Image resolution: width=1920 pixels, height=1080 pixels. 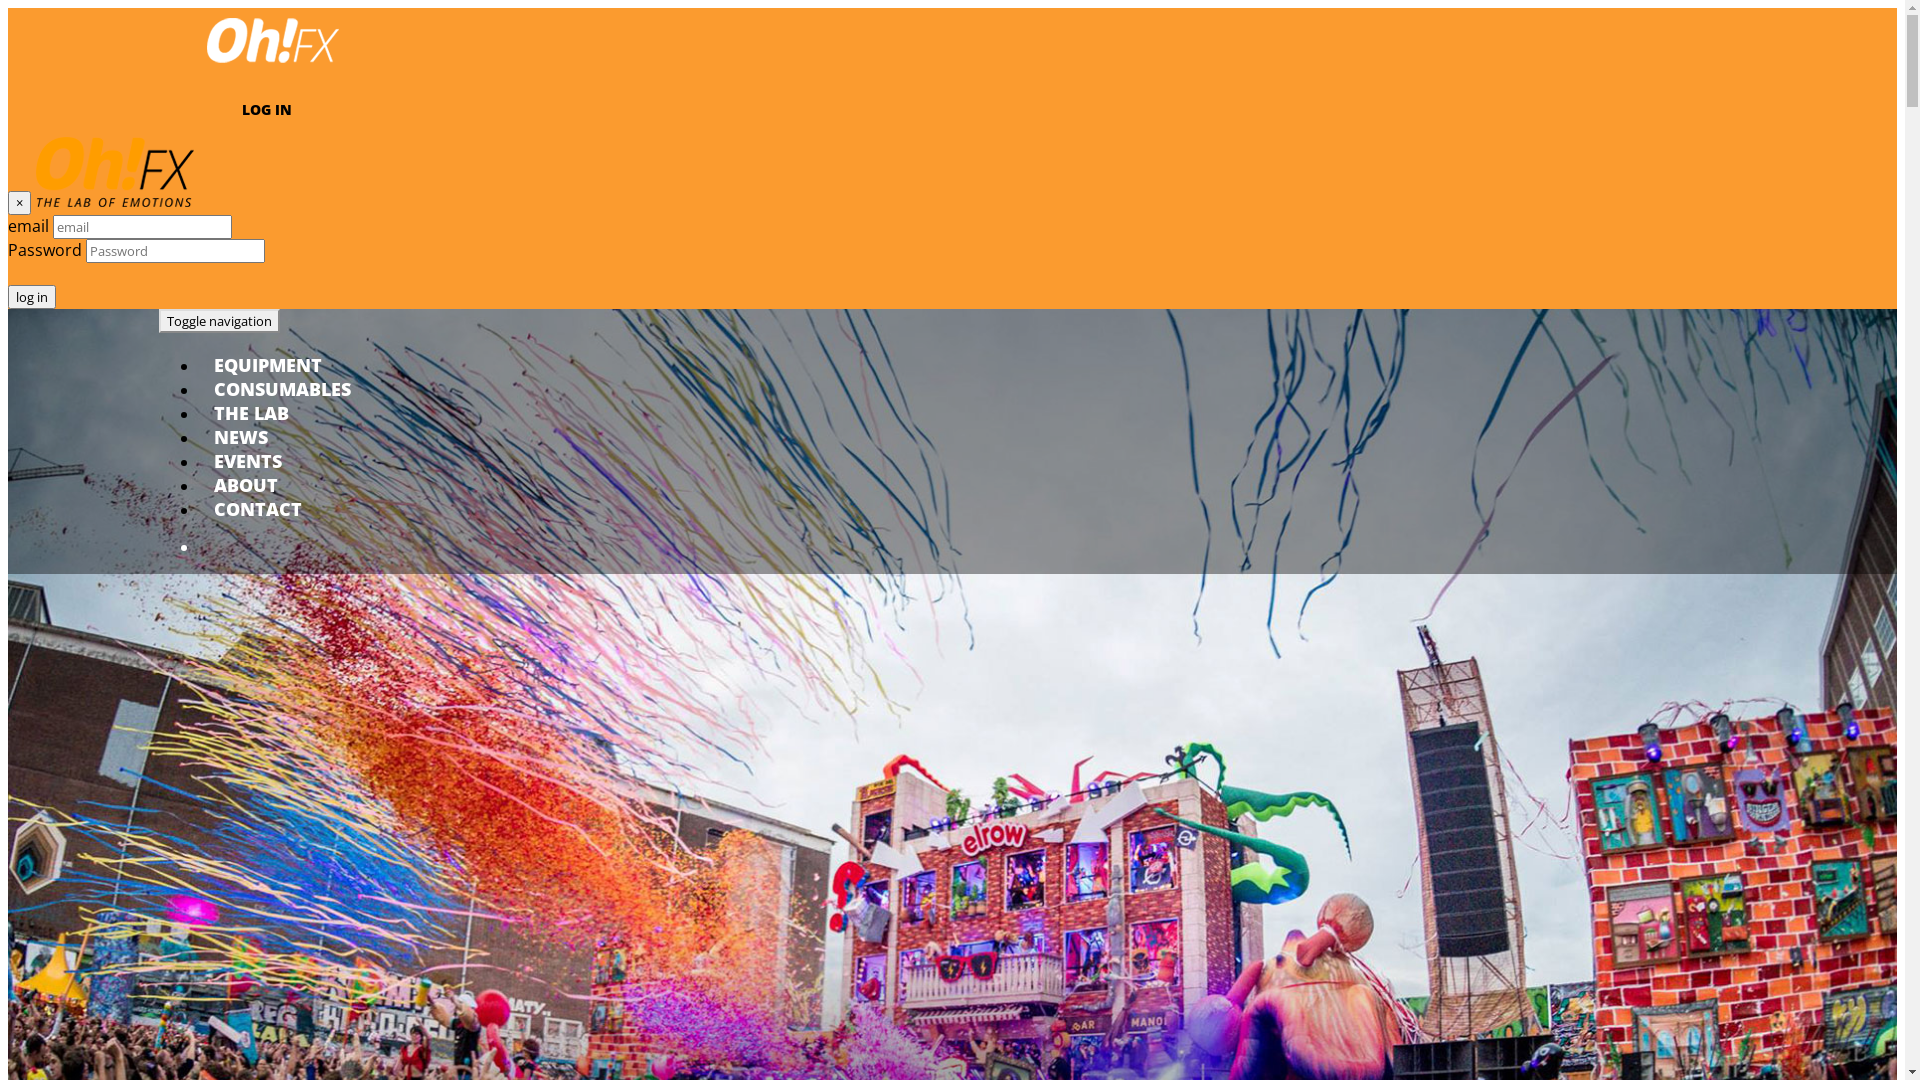 I want to click on 'log in', so click(x=32, y=297).